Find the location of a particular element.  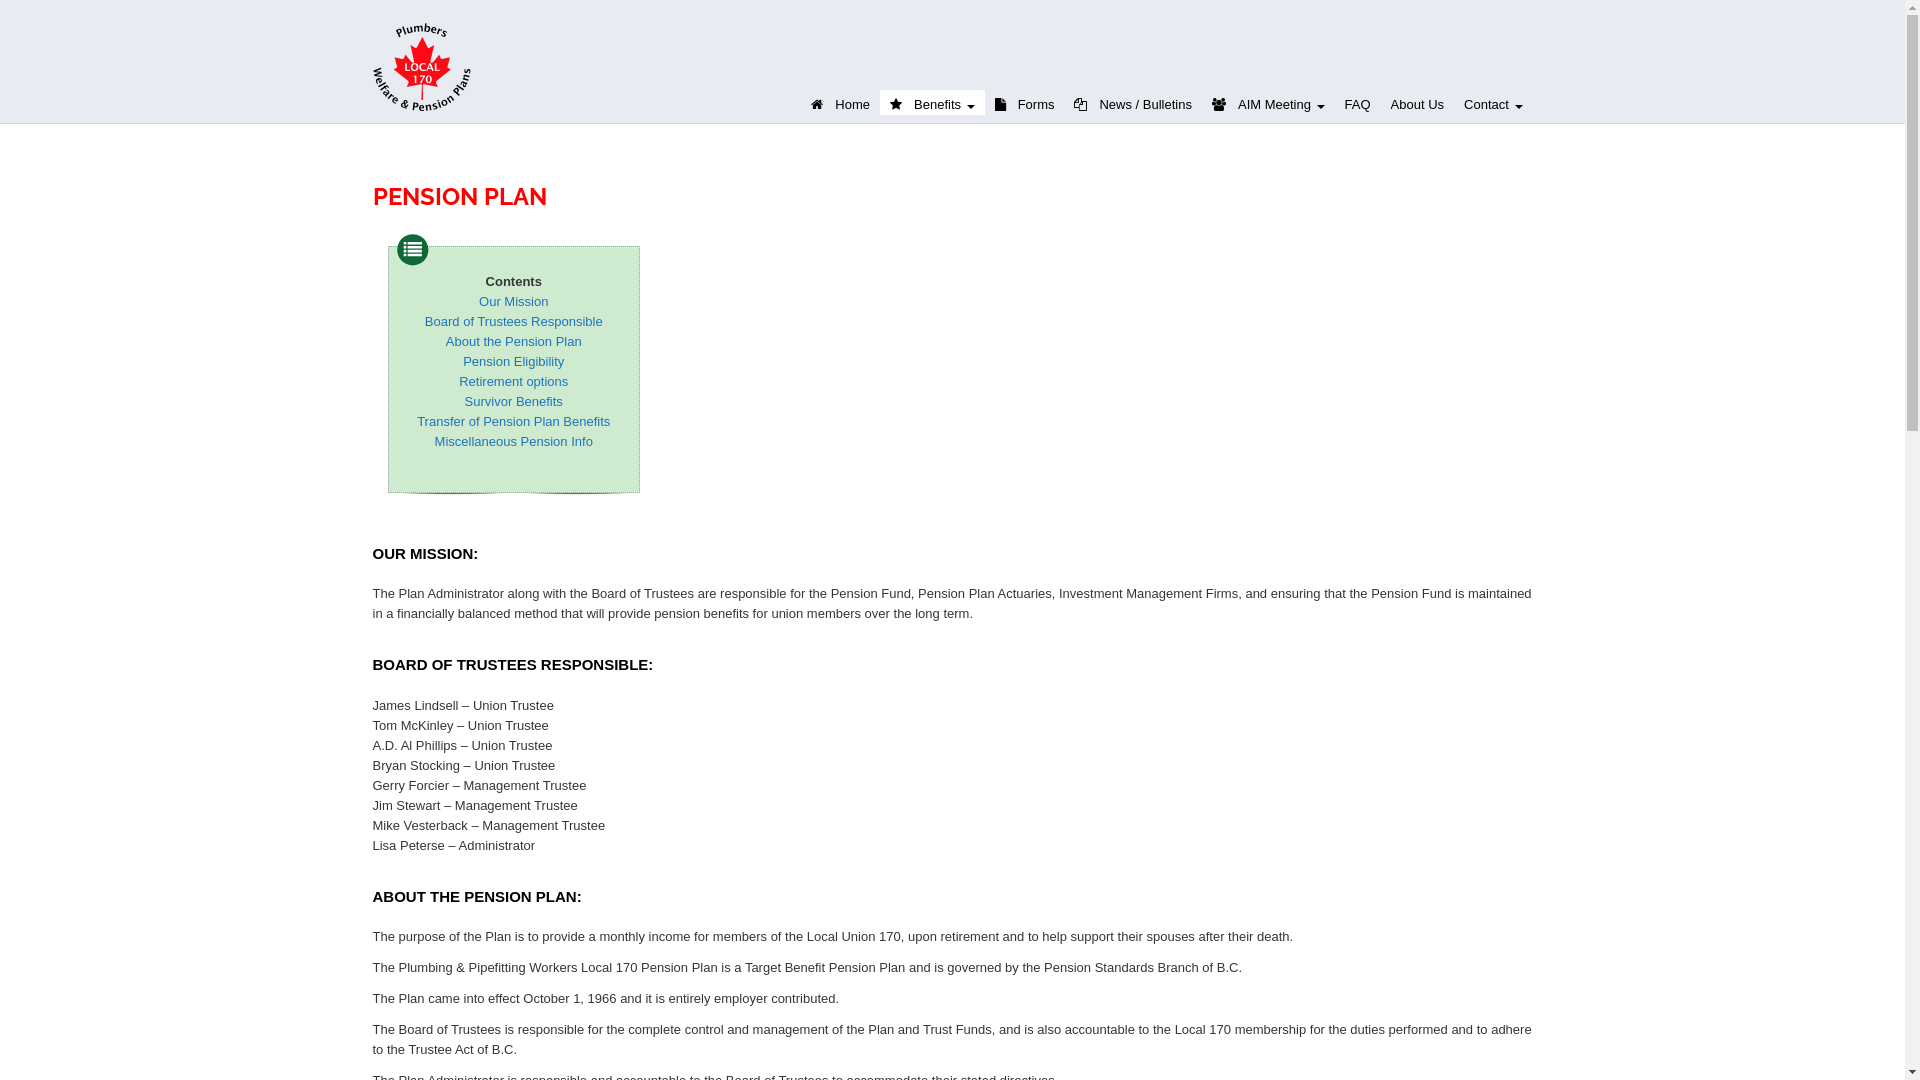

'Pension Eligibility' is located at coordinates (513, 361).